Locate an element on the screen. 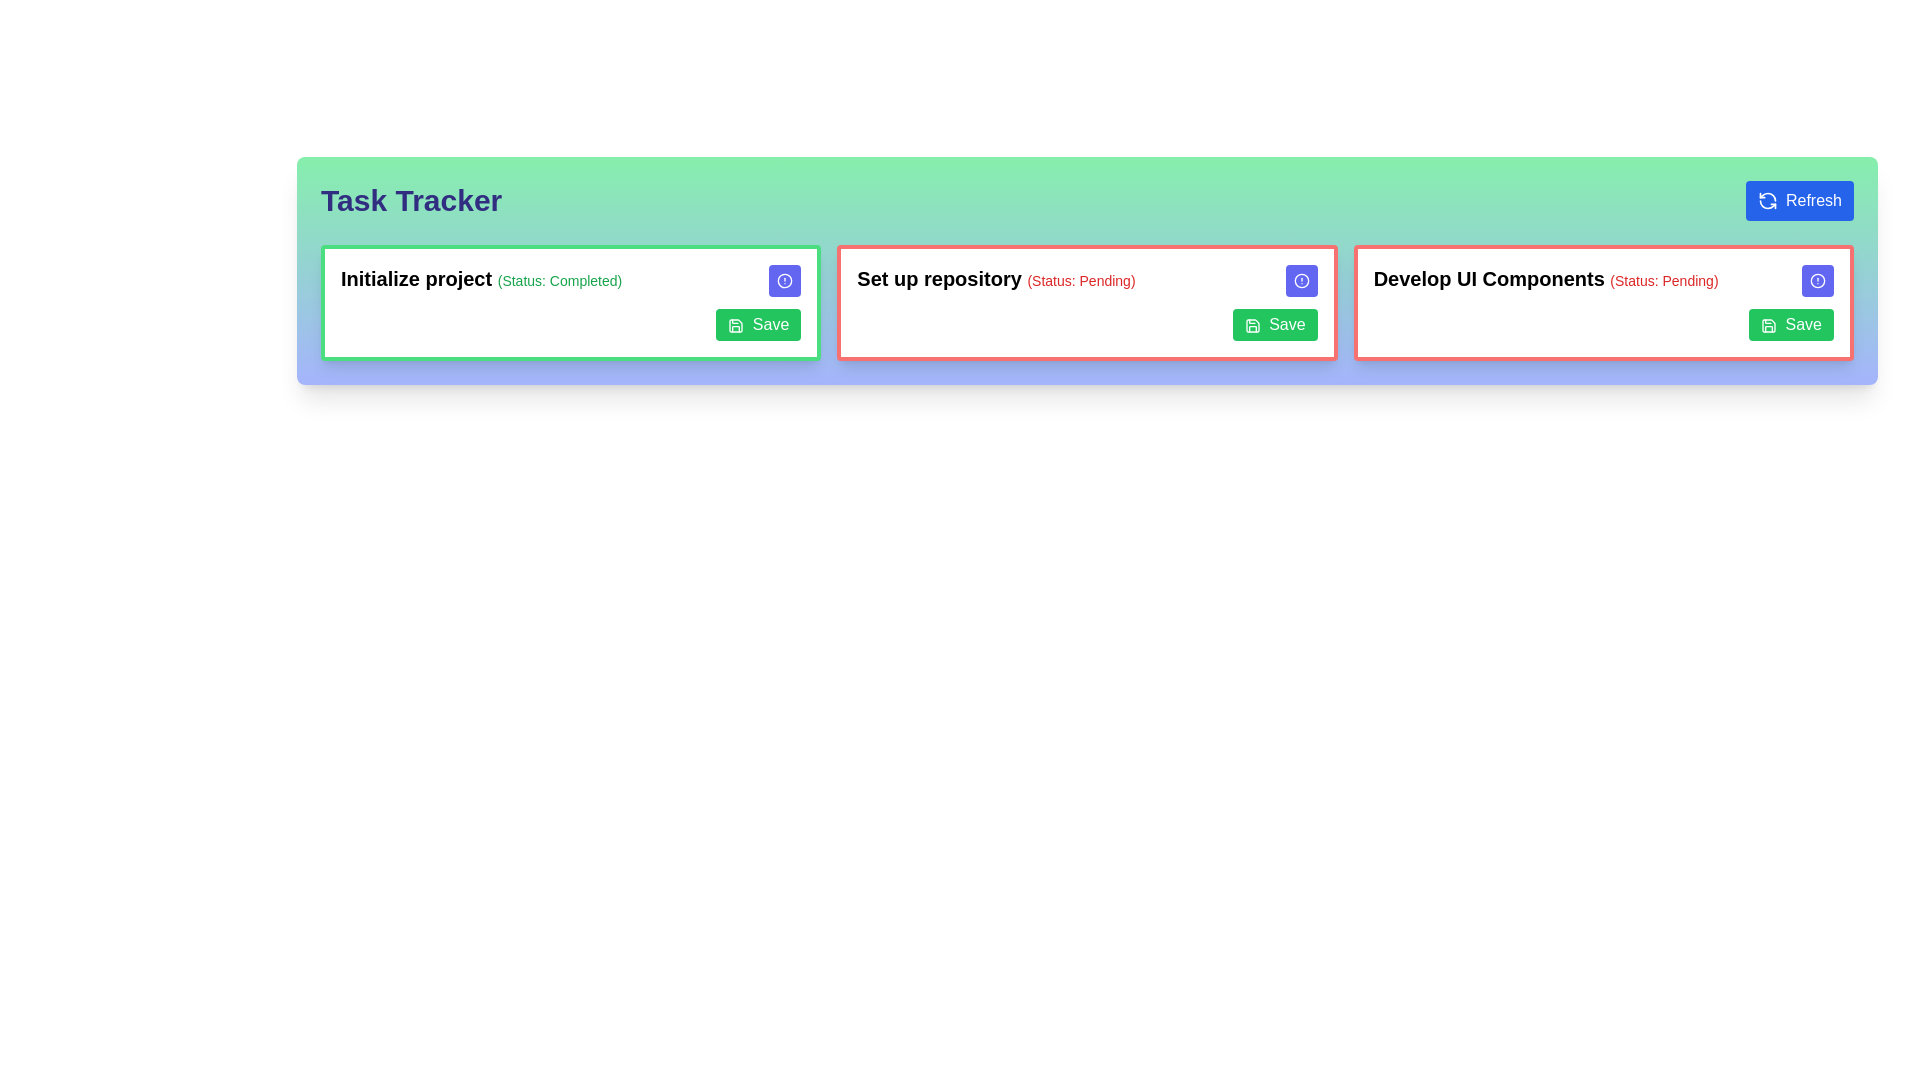 This screenshot has width=1920, height=1080. the compact save icon with a green background located to the left of the 'Save' button is located at coordinates (735, 324).